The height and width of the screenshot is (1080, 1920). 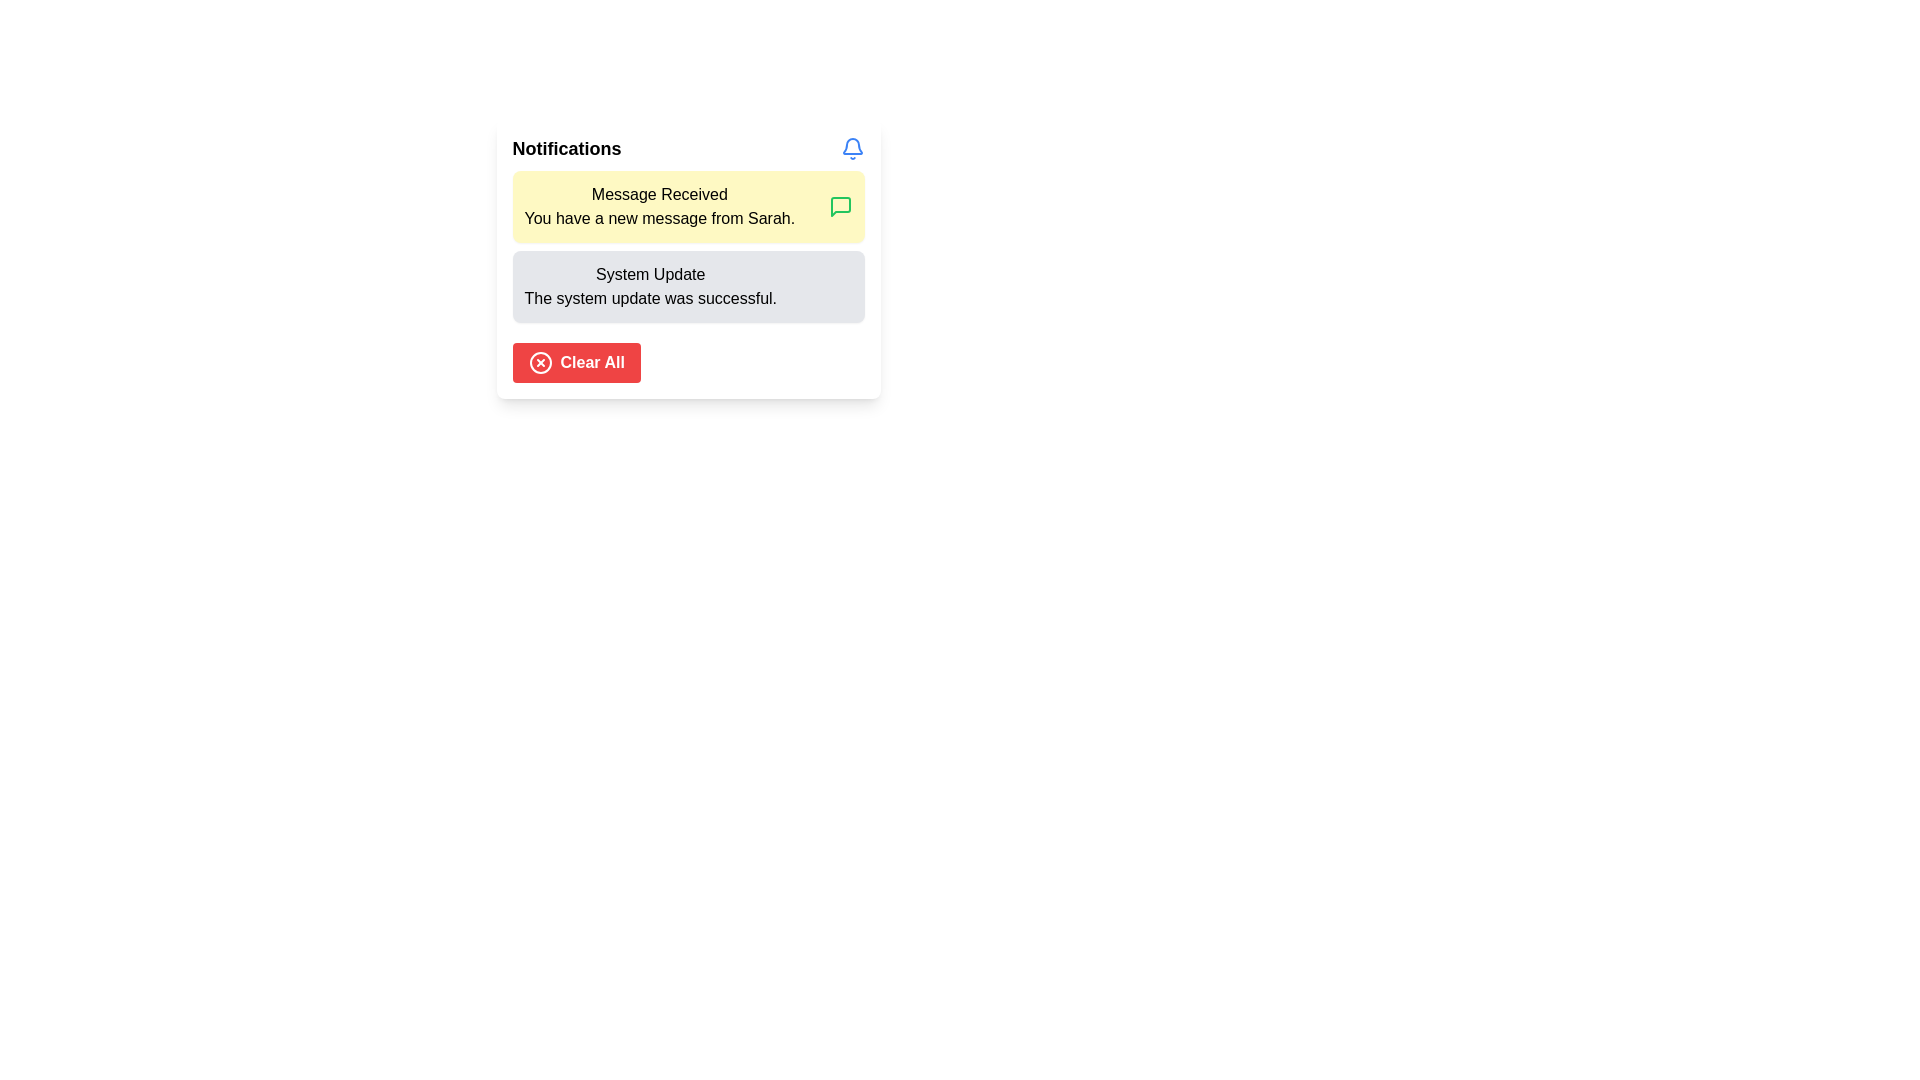 I want to click on the green chat icon on the Notification panel which has a yellow background and contains the message 'Message Received' and 'You have a new message from Sarah.', so click(x=688, y=207).